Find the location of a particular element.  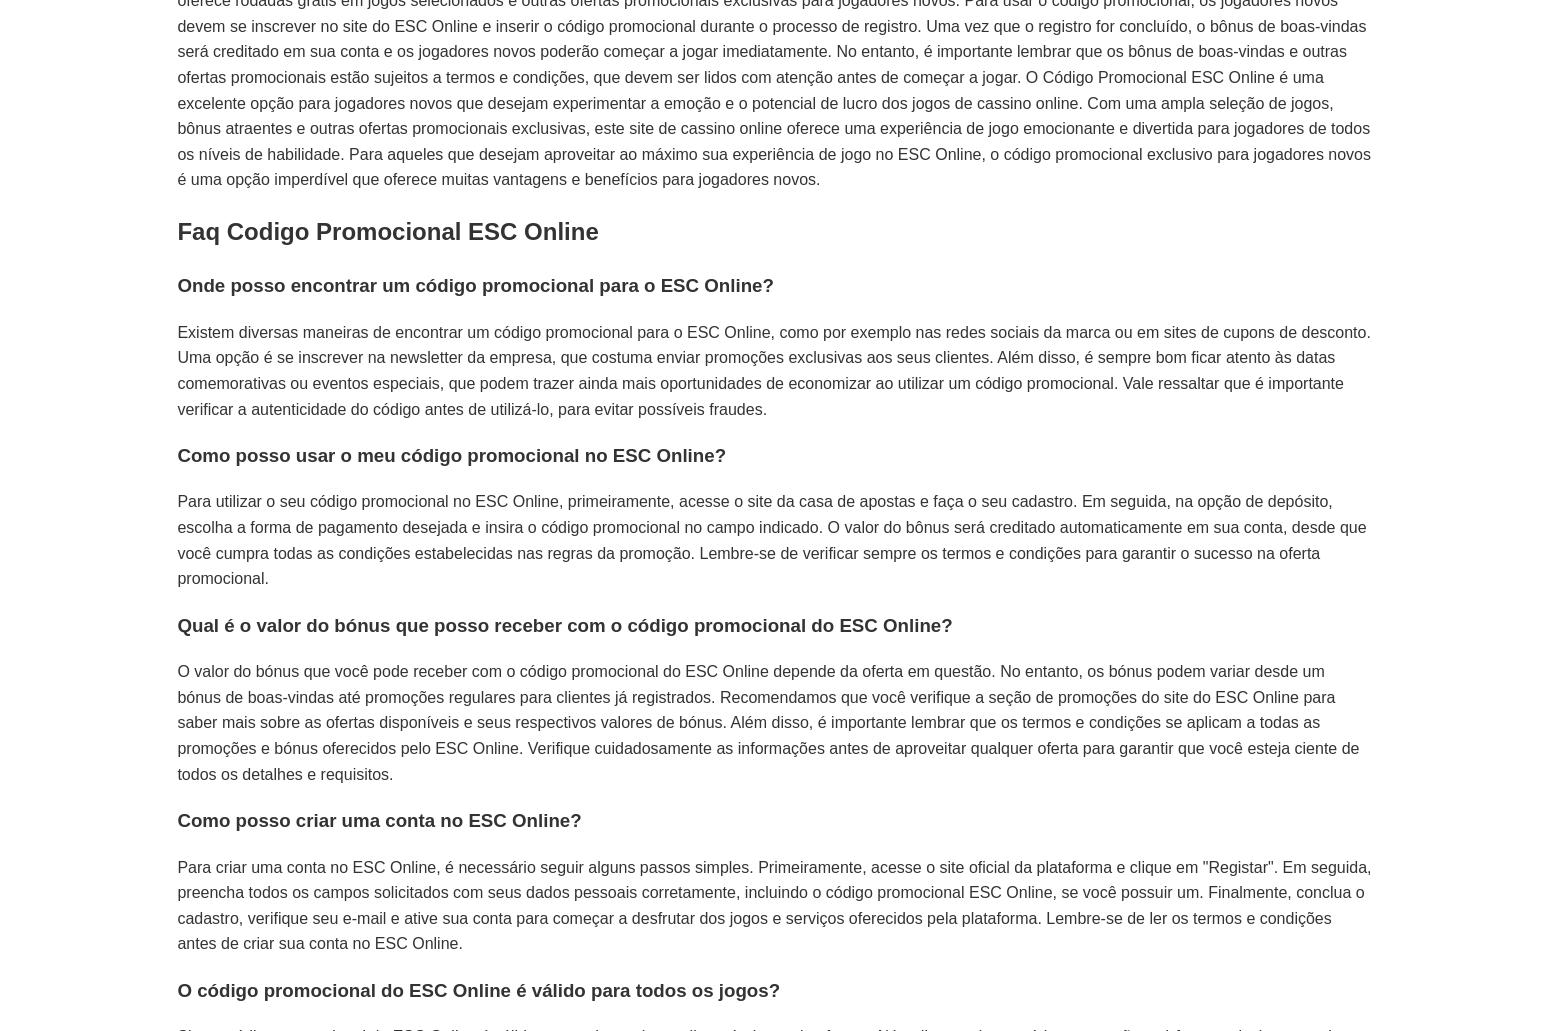

'Onde posso encontrar um código promocional para o ESC Online?' is located at coordinates (474, 285).